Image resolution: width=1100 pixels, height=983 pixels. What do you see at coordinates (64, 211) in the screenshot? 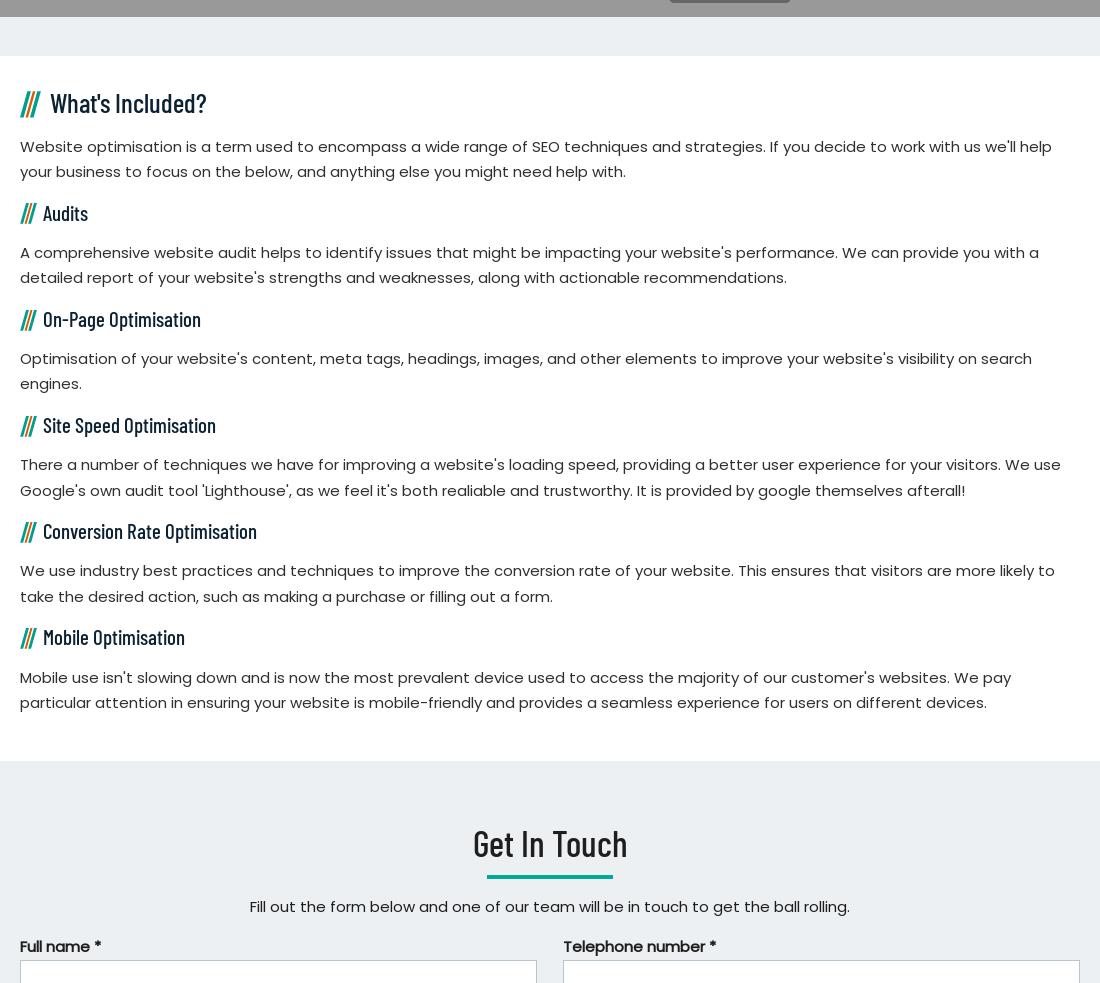
I see `'Audits'` at bounding box center [64, 211].